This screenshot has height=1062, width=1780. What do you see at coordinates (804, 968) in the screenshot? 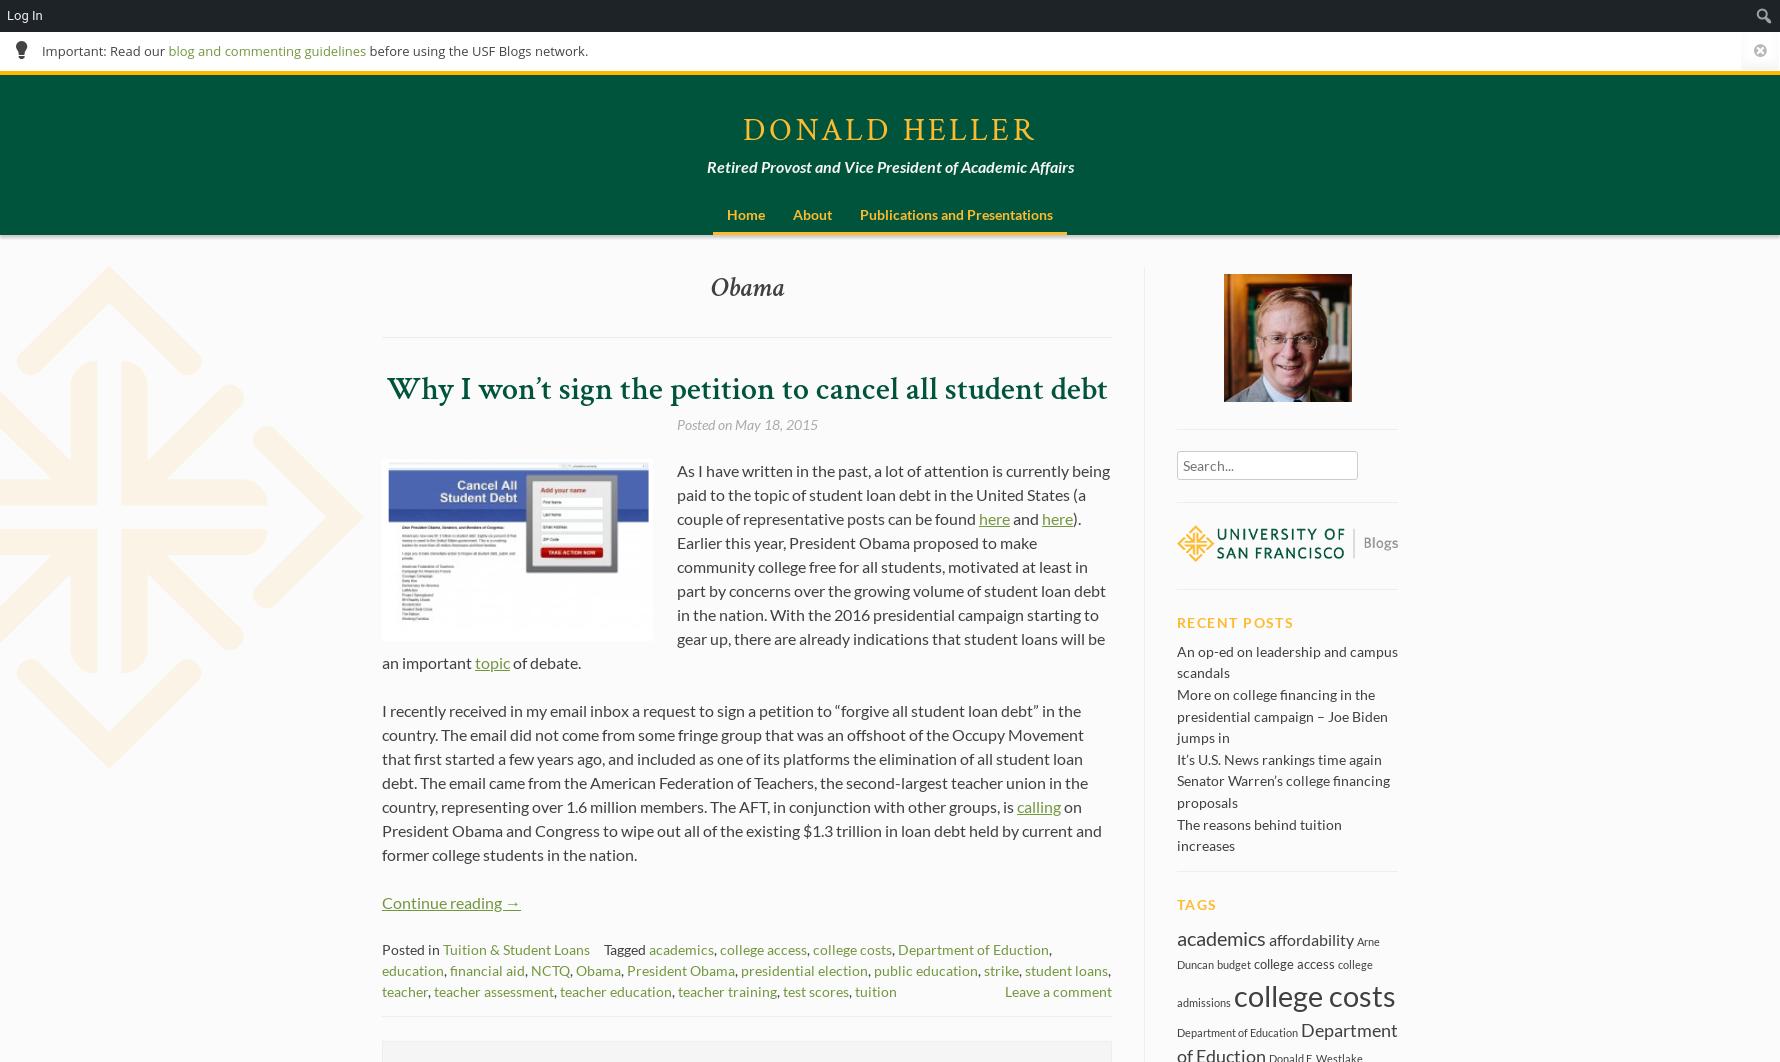
I see `'presidential election'` at bounding box center [804, 968].